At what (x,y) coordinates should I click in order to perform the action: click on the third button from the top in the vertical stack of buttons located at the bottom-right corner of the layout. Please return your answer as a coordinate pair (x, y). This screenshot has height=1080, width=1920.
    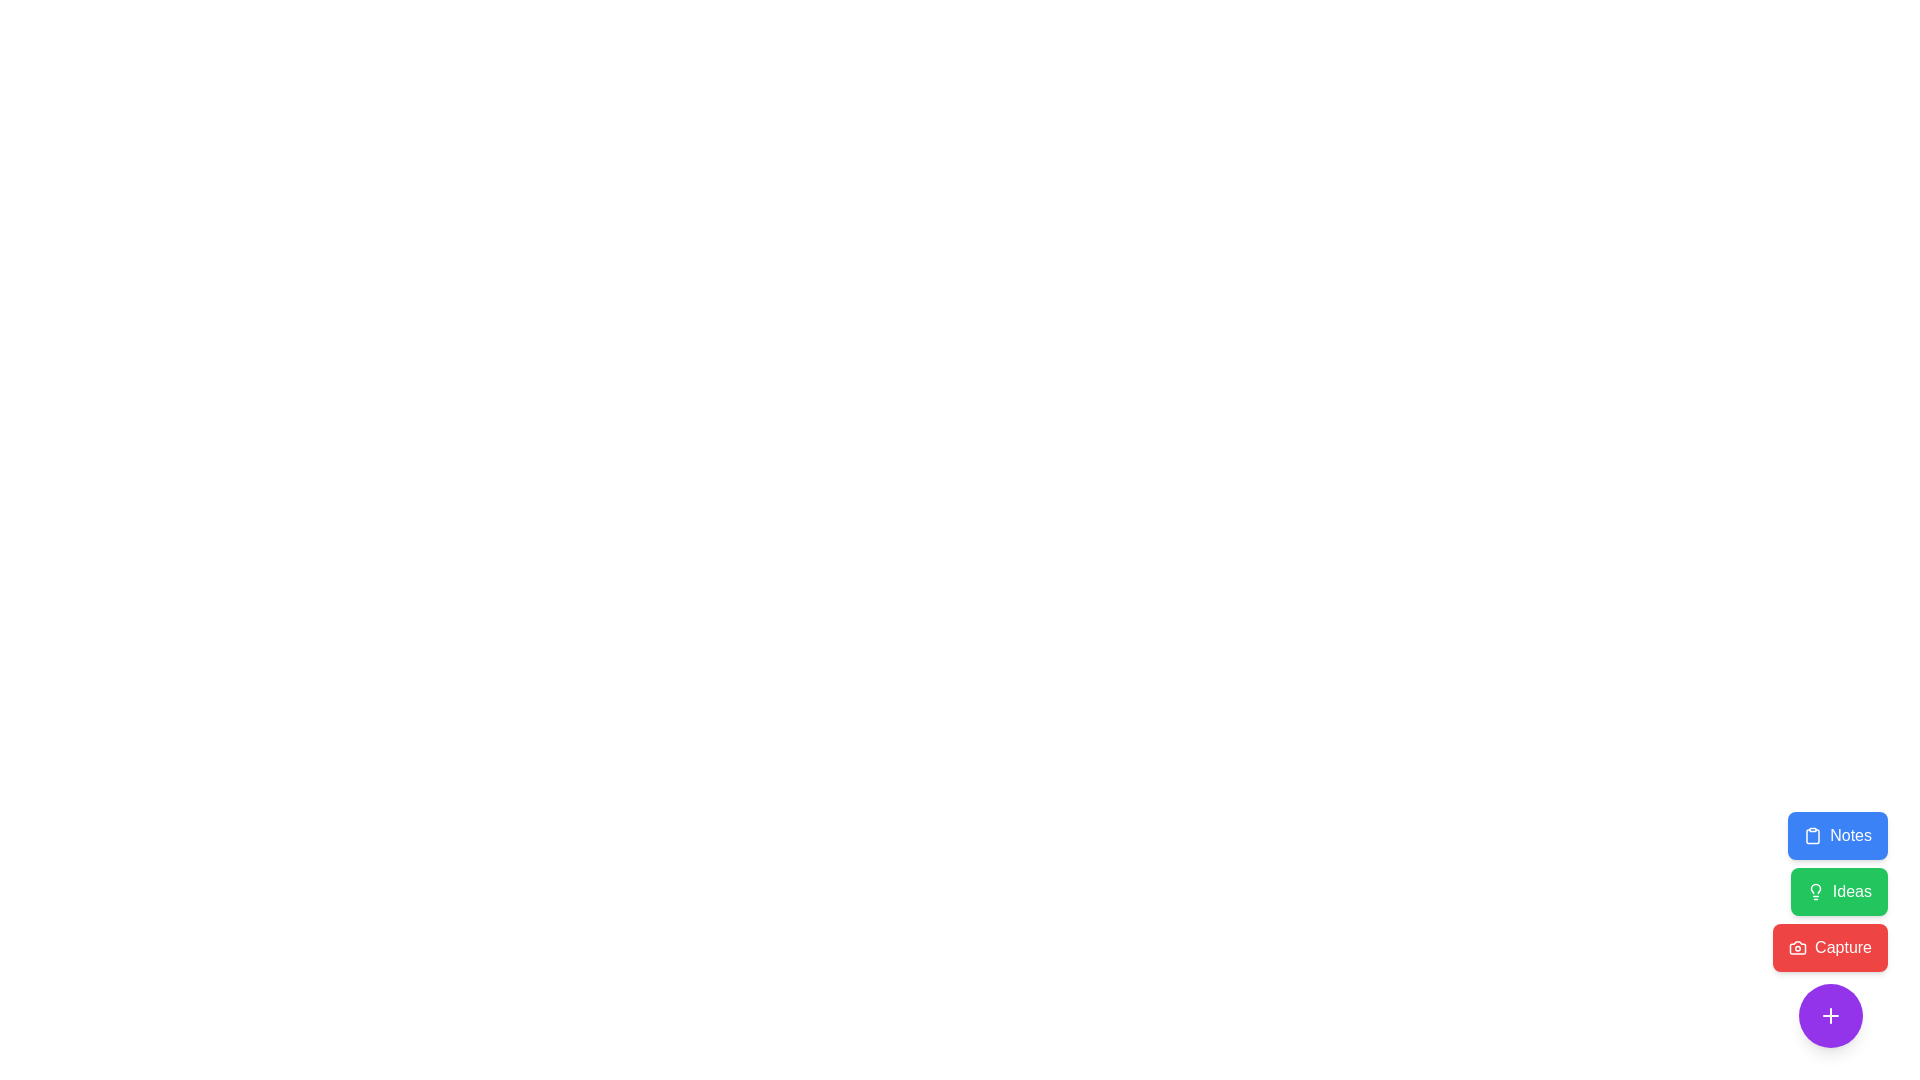
    Looking at the image, I should click on (1830, 929).